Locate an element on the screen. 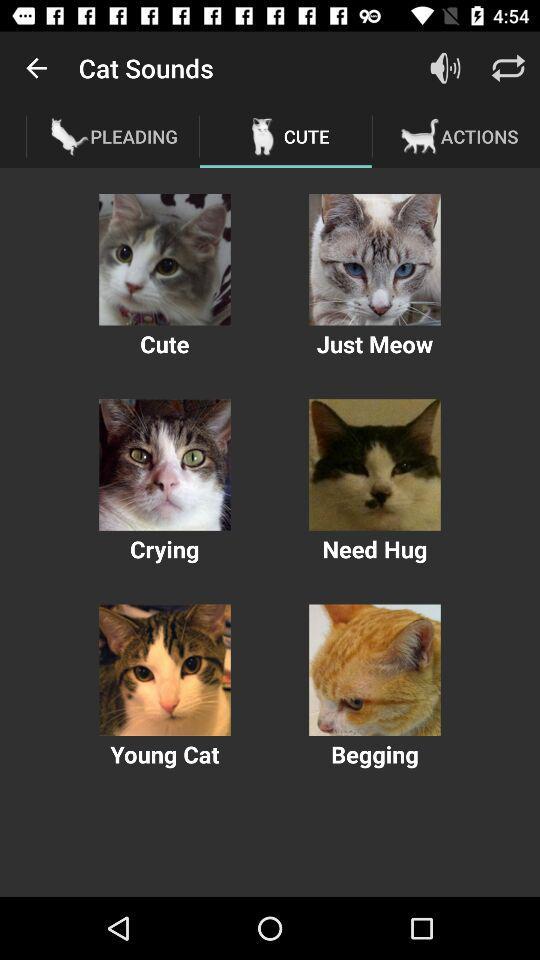 The image size is (540, 960). volue button is located at coordinates (445, 68).